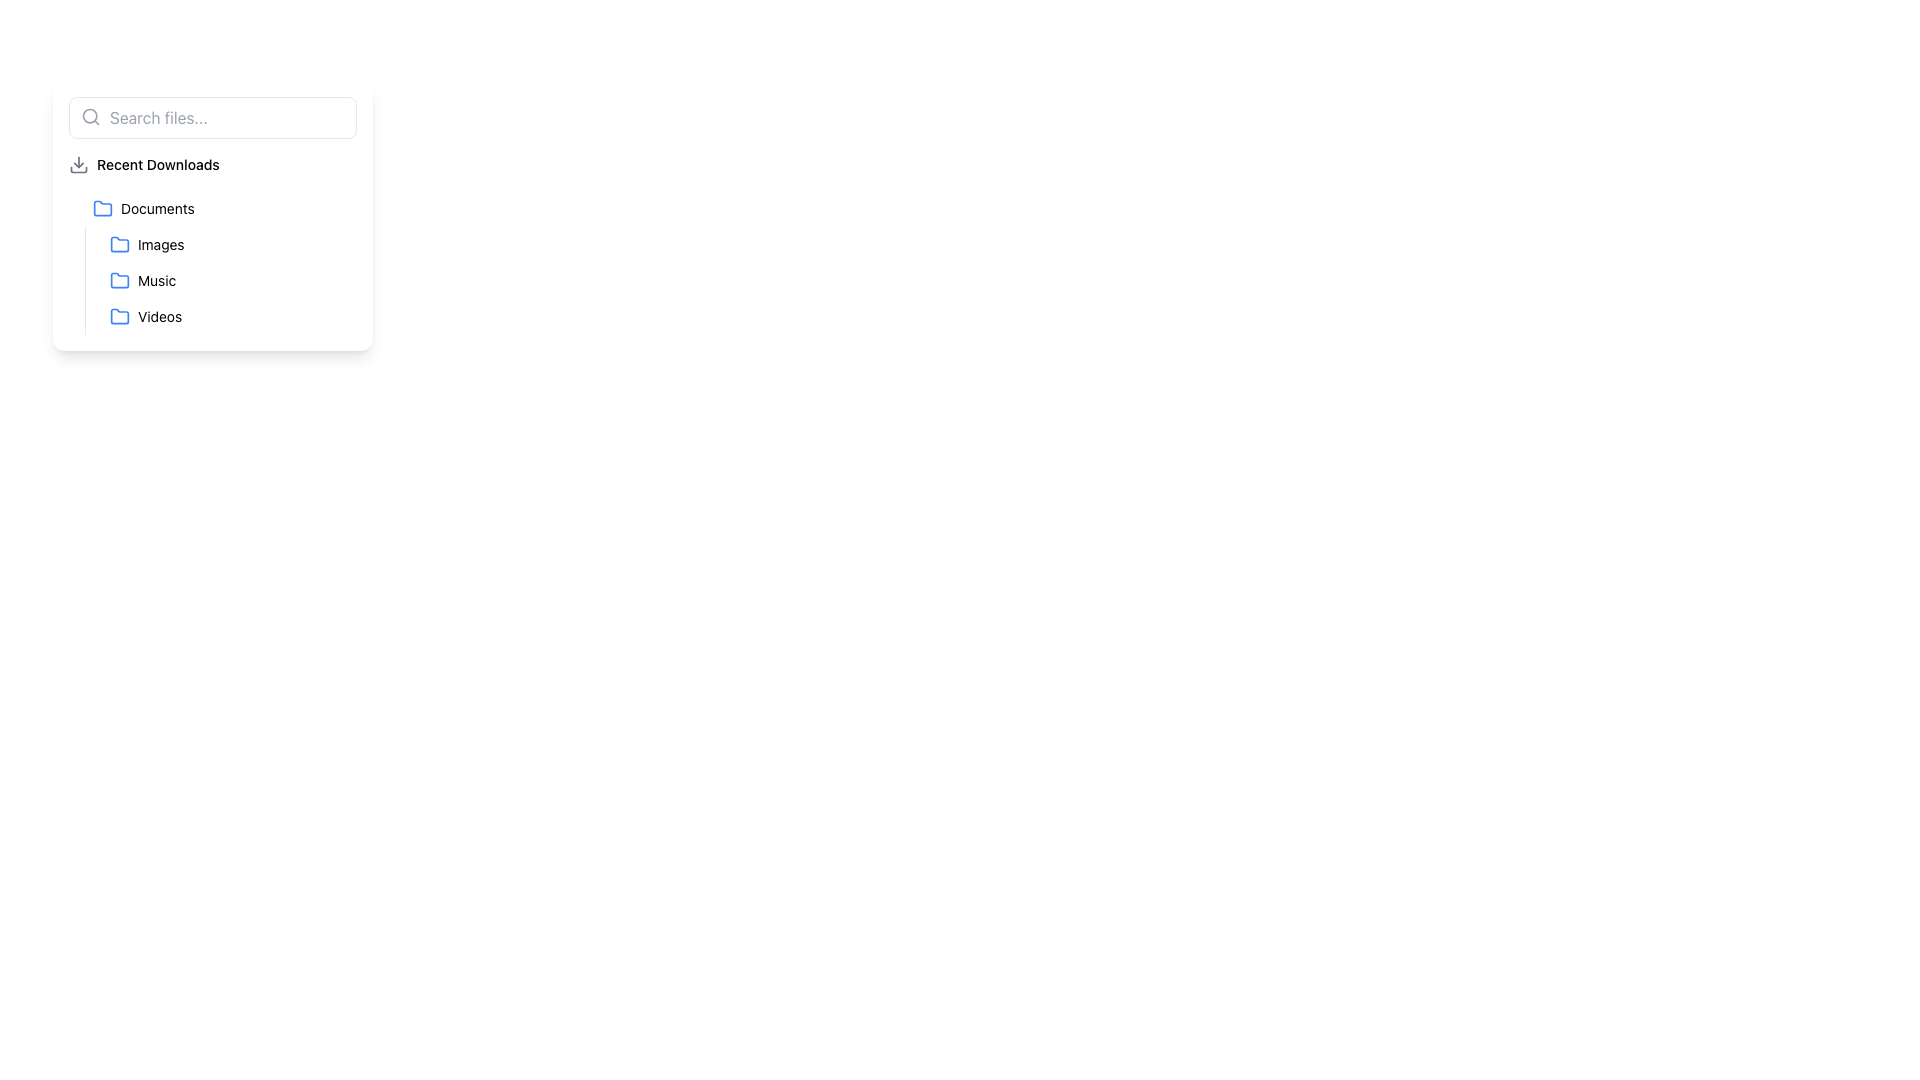  What do you see at coordinates (161, 244) in the screenshot?
I see `the 'Images' text label, which is located to the right of a blue folder icon and is the second folder listed under 'Recent Downloads'` at bounding box center [161, 244].